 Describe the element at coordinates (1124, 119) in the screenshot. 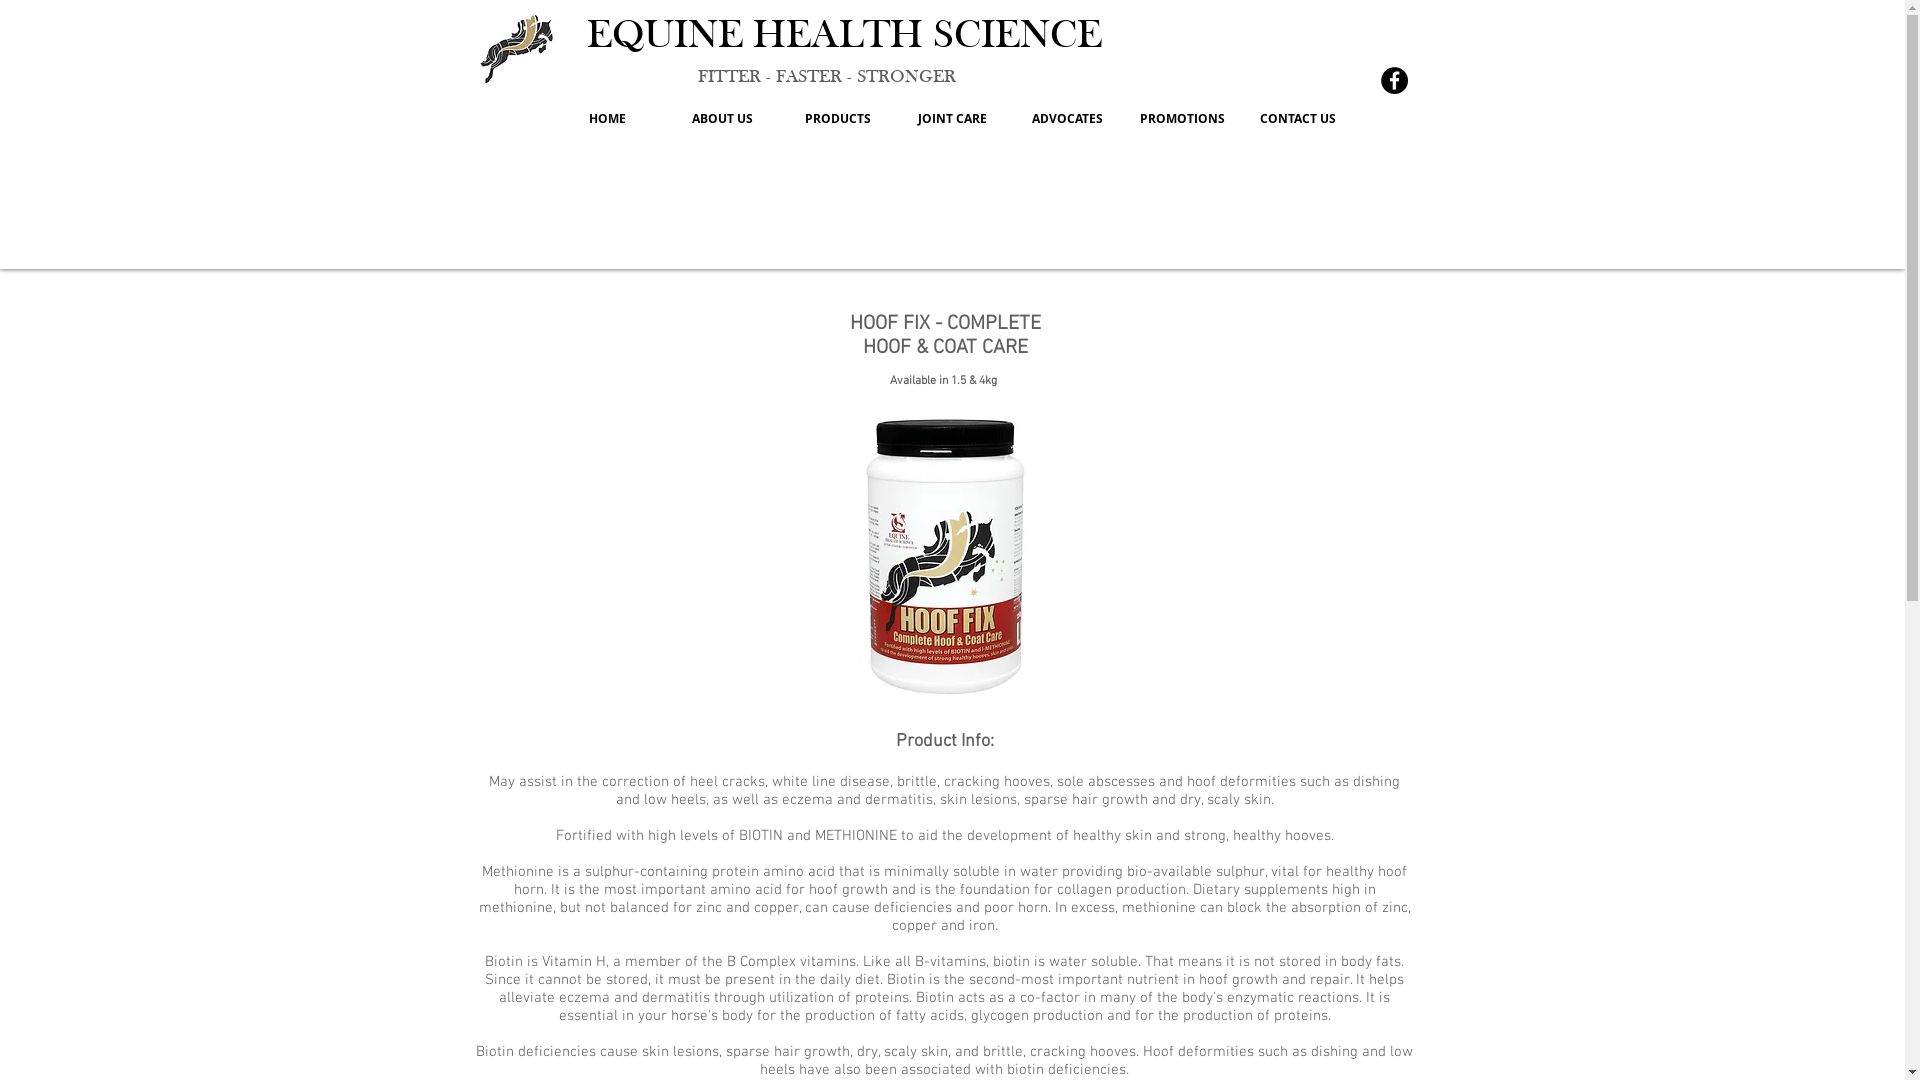

I see `'PROMOTIONS'` at that location.